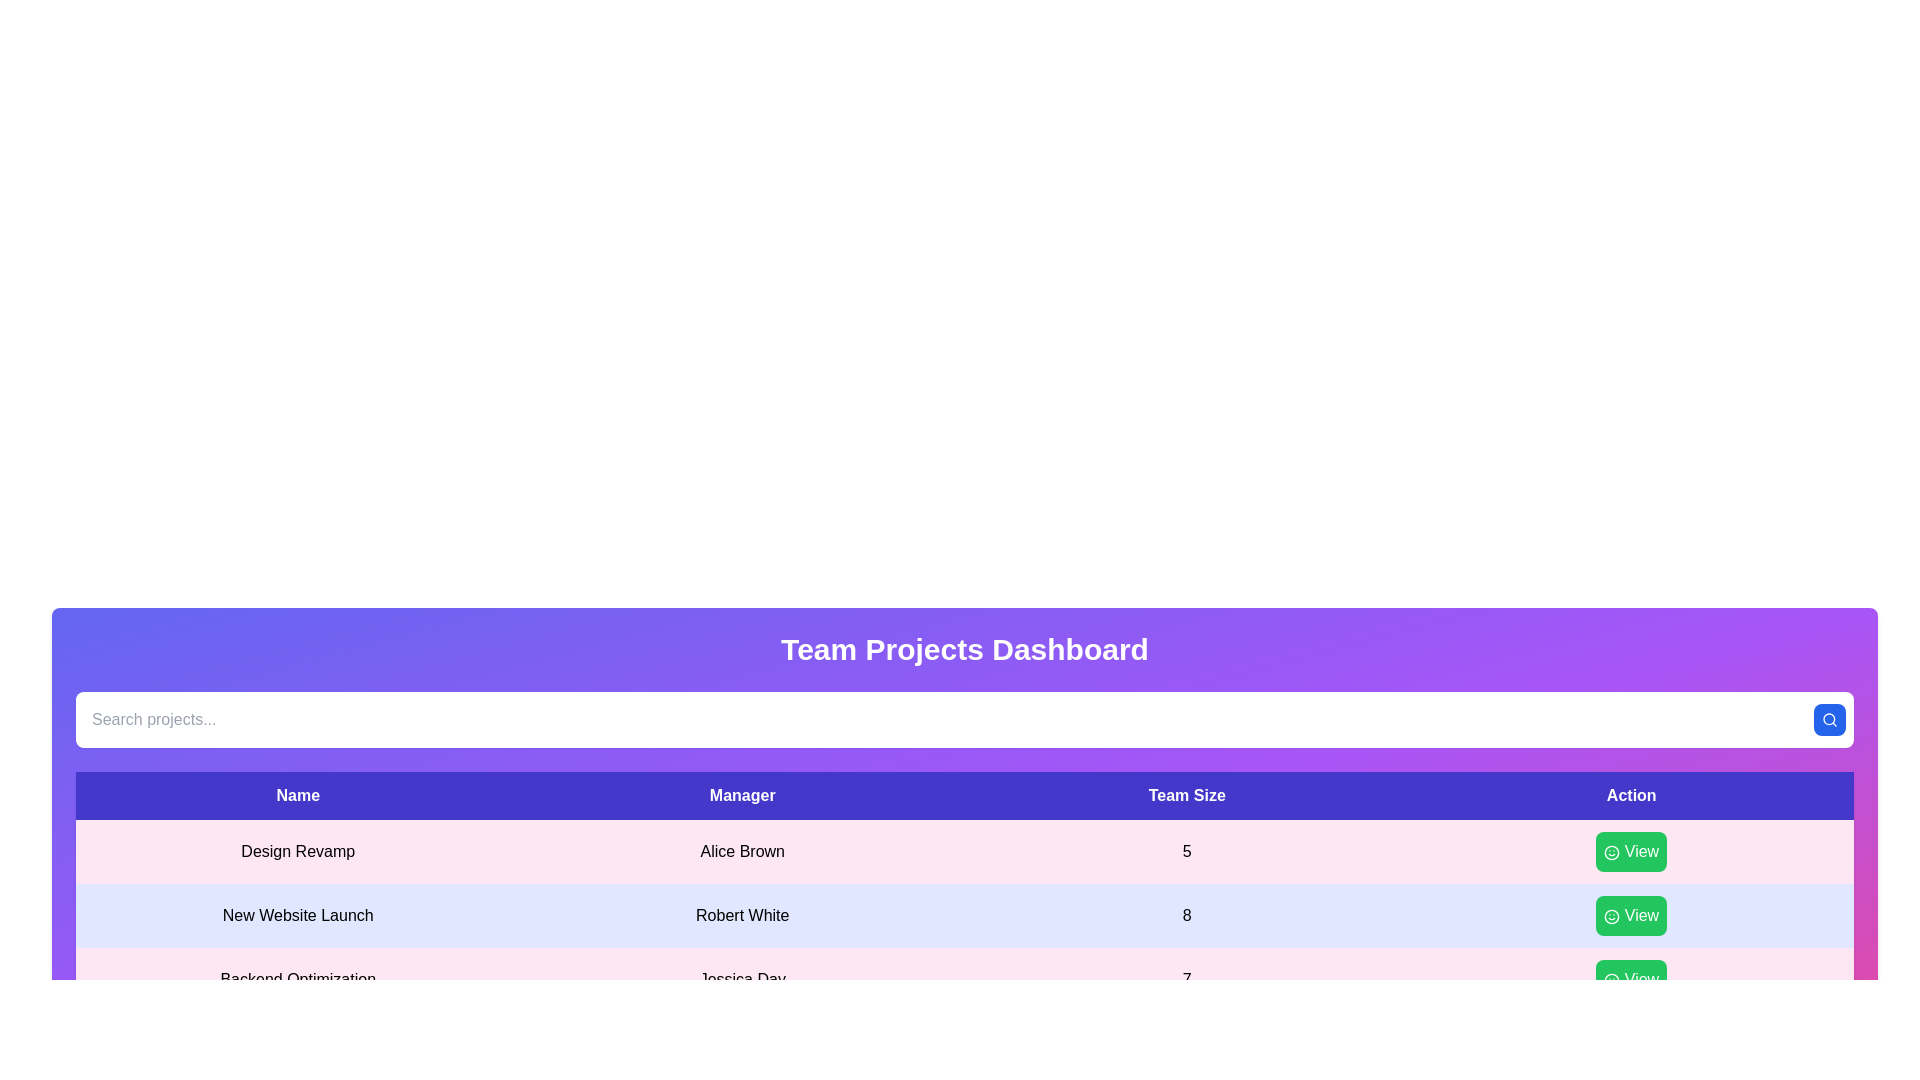 This screenshot has width=1920, height=1080. I want to click on the smiley face icon located within the green 'View' button, which is positioned in the rightmost action column of a row in a tabular layout, so click(1612, 916).